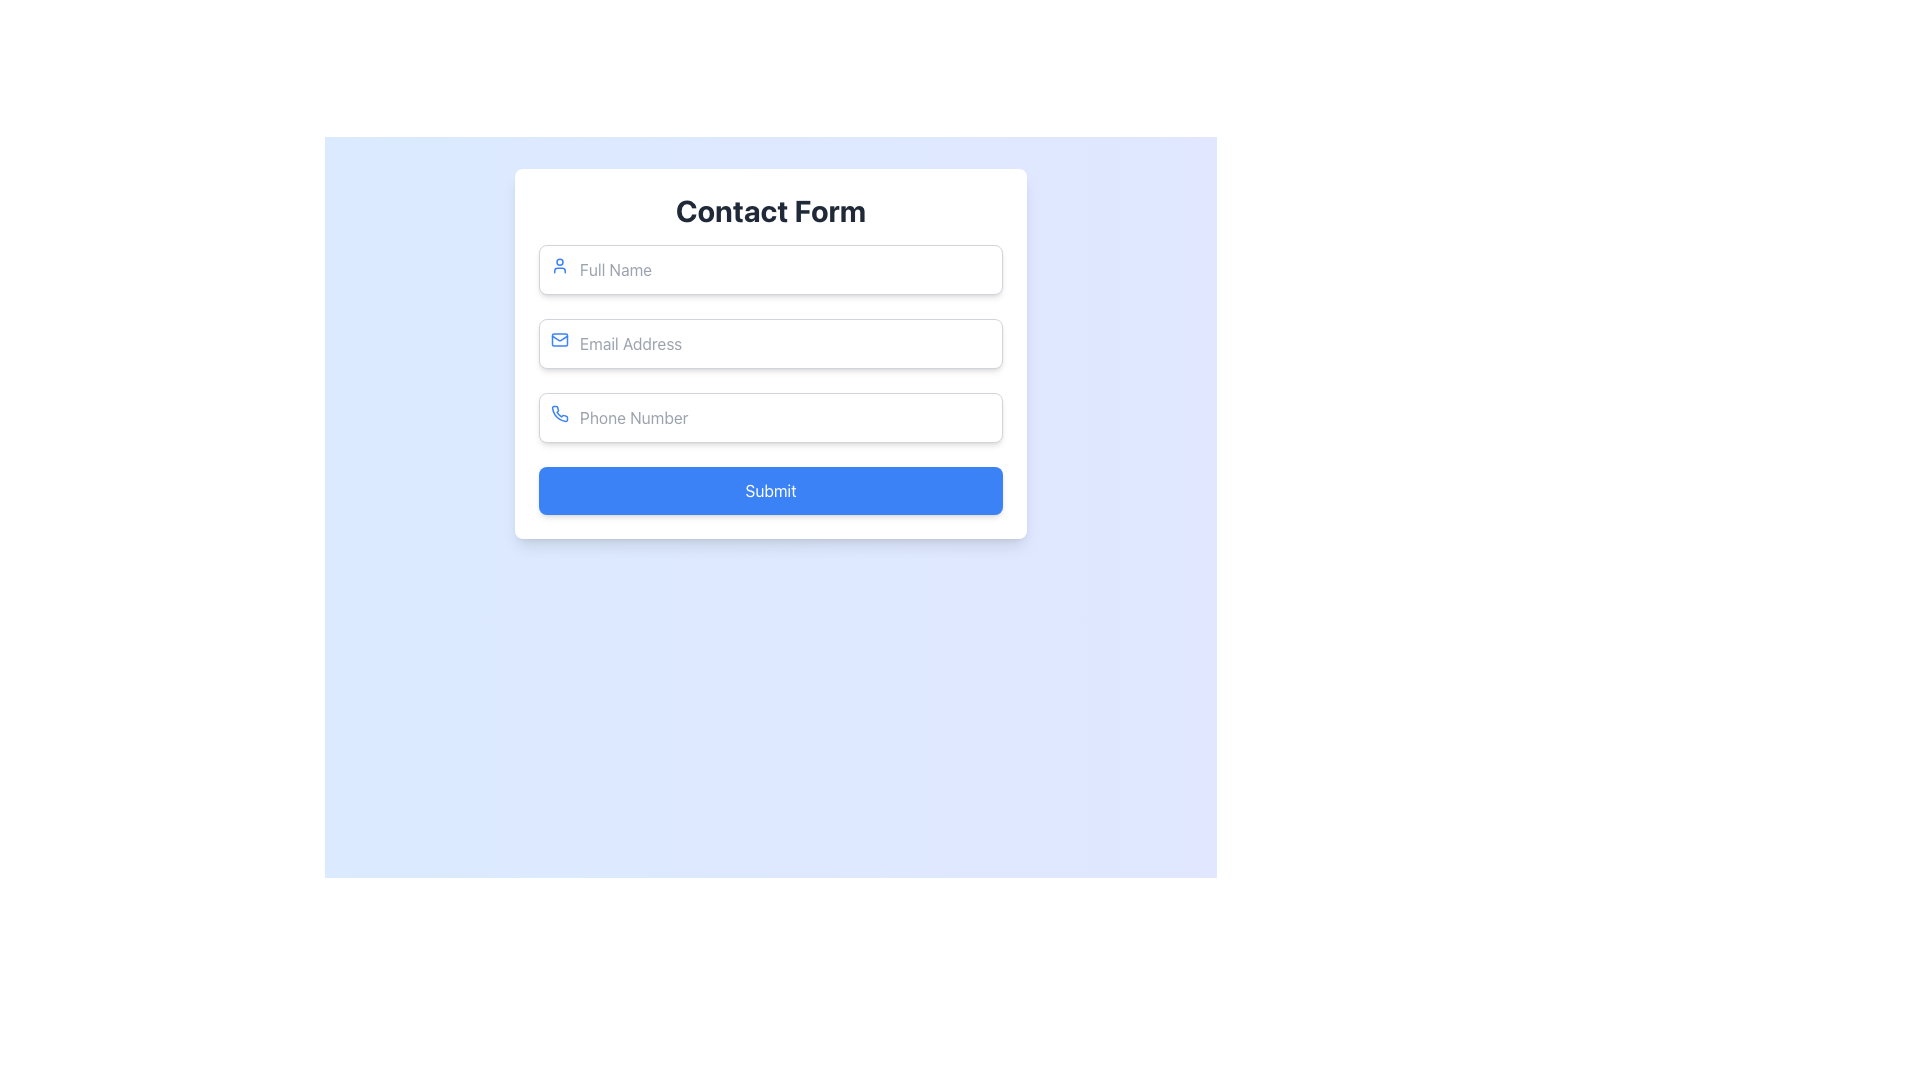 The width and height of the screenshot is (1920, 1080). Describe the element at coordinates (560, 265) in the screenshot. I see `the small blue user icon located to the left of the 'Full Name' input field on the contact form, which features a minimalist profile silhouette design` at that location.